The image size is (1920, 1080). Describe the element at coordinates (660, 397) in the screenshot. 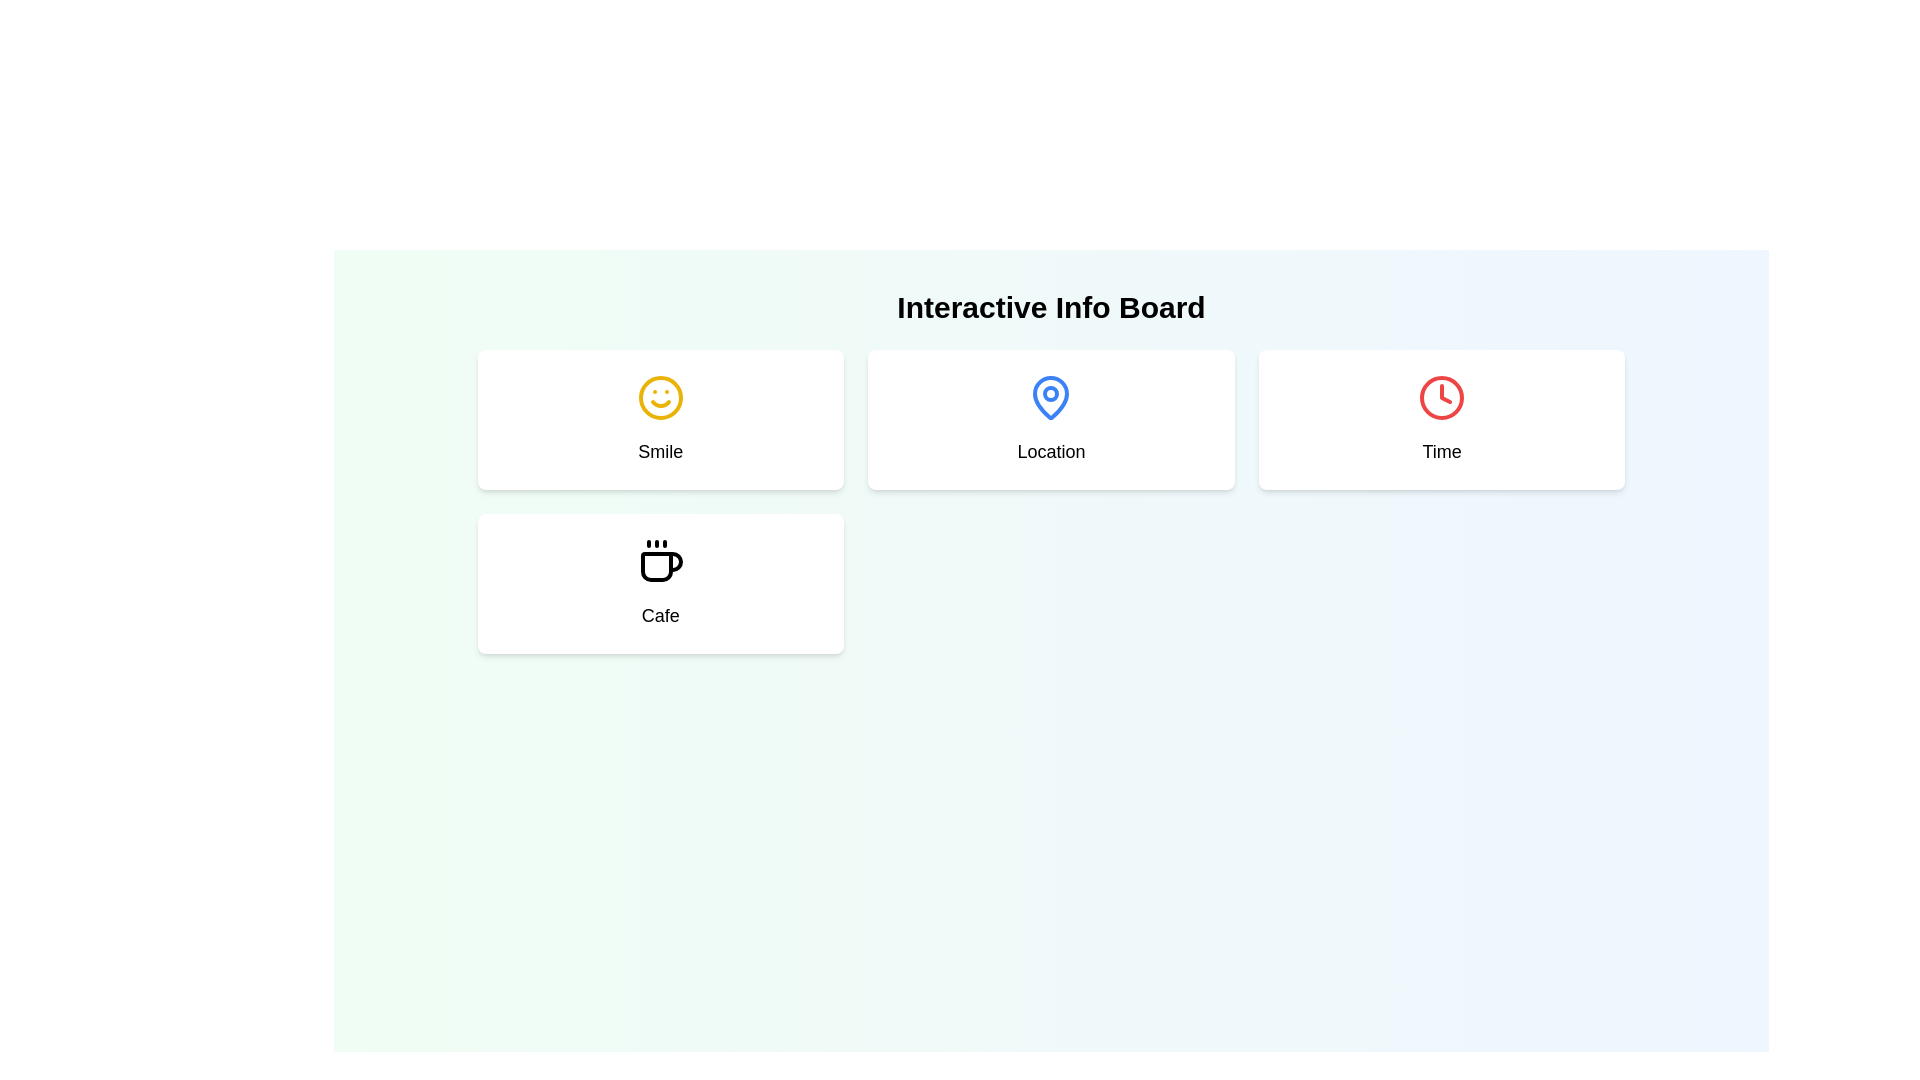

I see `the 'Smile' icon located in the top-left card of the four-card grid layout, which visually represents a positive emotion` at that location.